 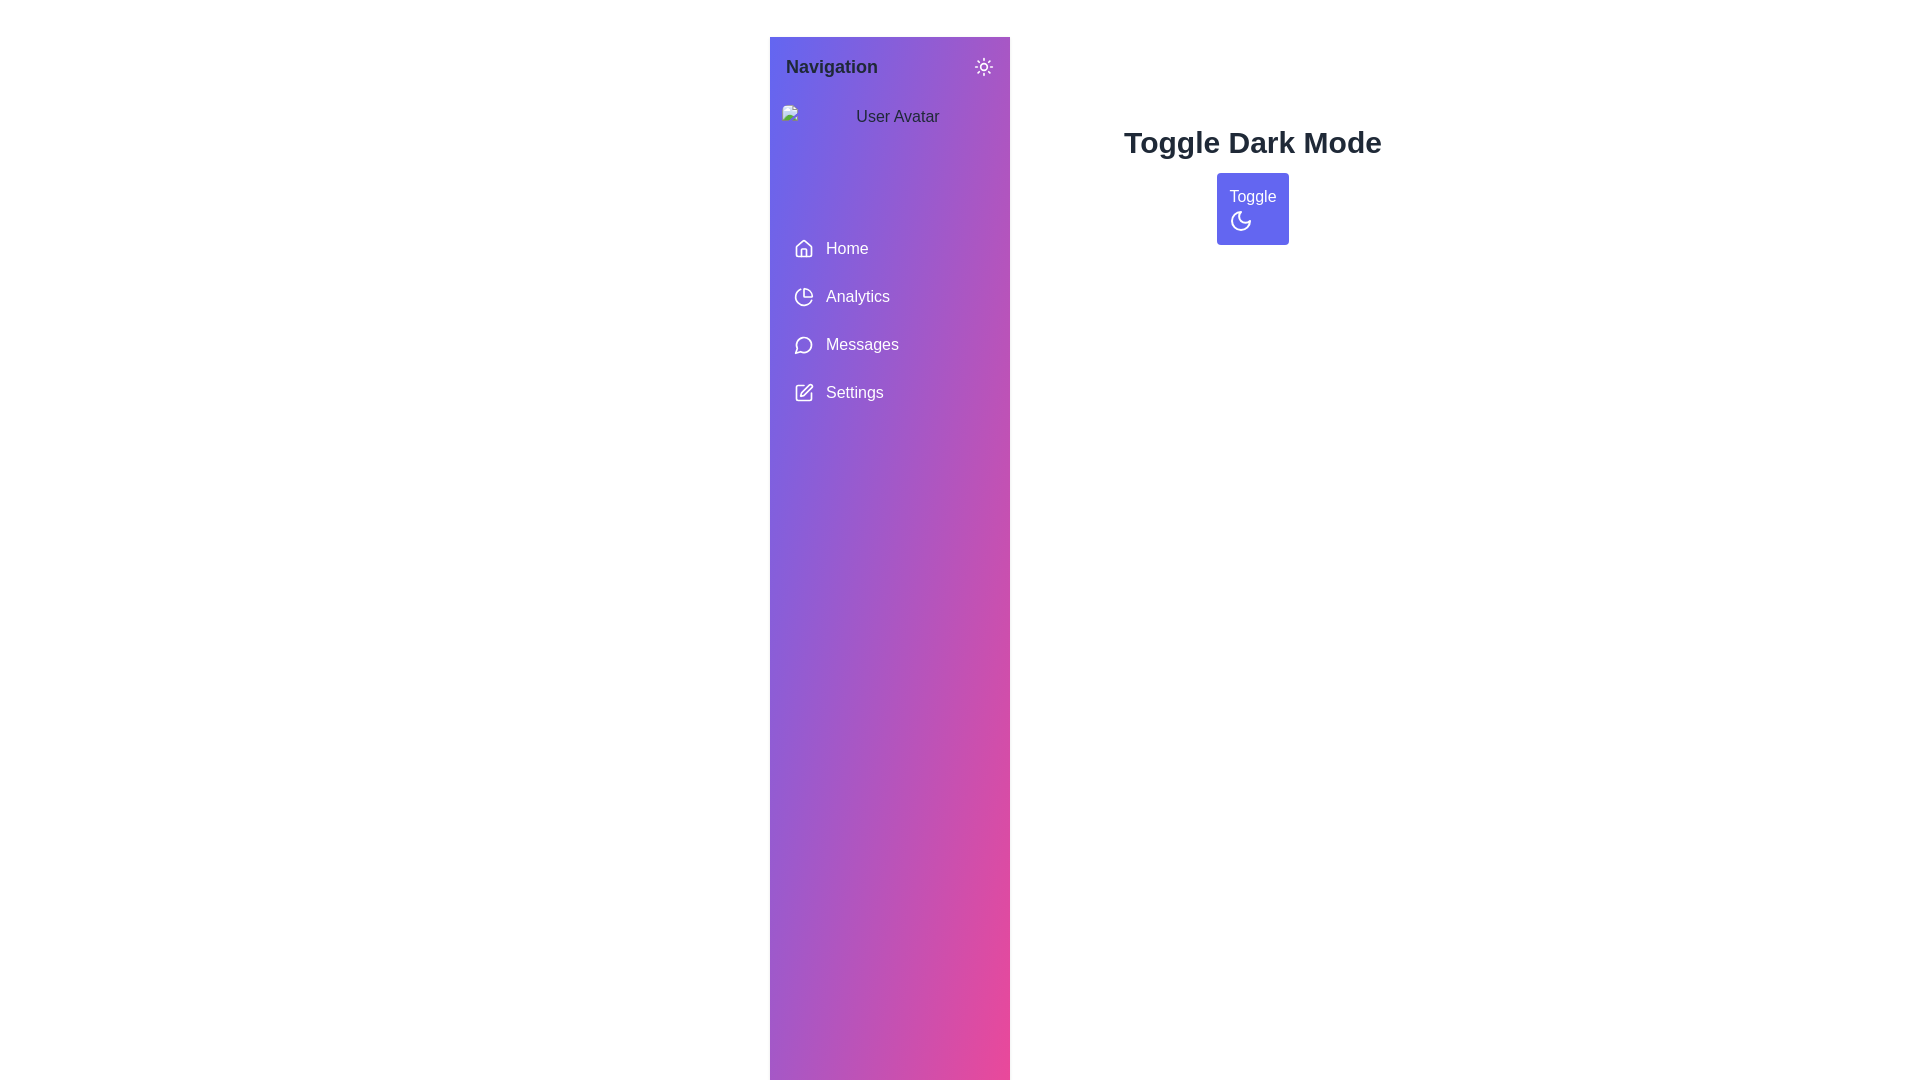 What do you see at coordinates (888, 248) in the screenshot?
I see `the Home navigation item in the sidebar` at bounding box center [888, 248].